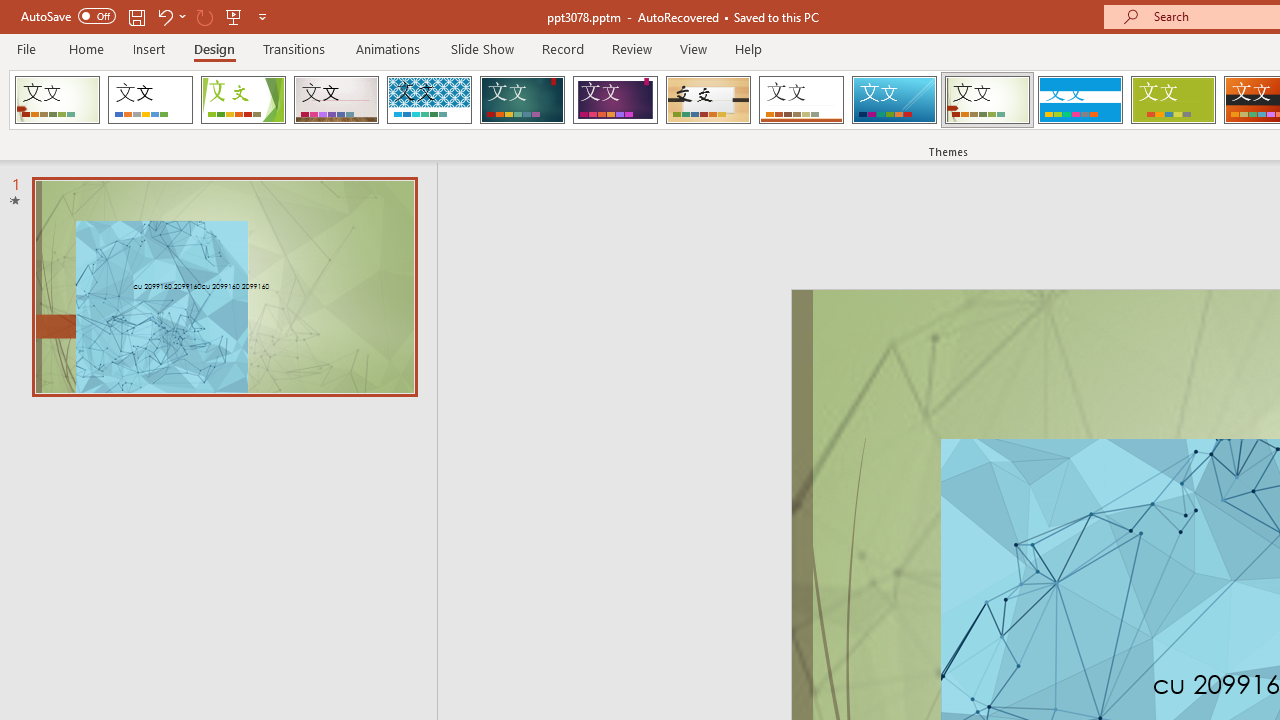 The height and width of the screenshot is (720, 1280). I want to click on 'Wisp', so click(987, 100).